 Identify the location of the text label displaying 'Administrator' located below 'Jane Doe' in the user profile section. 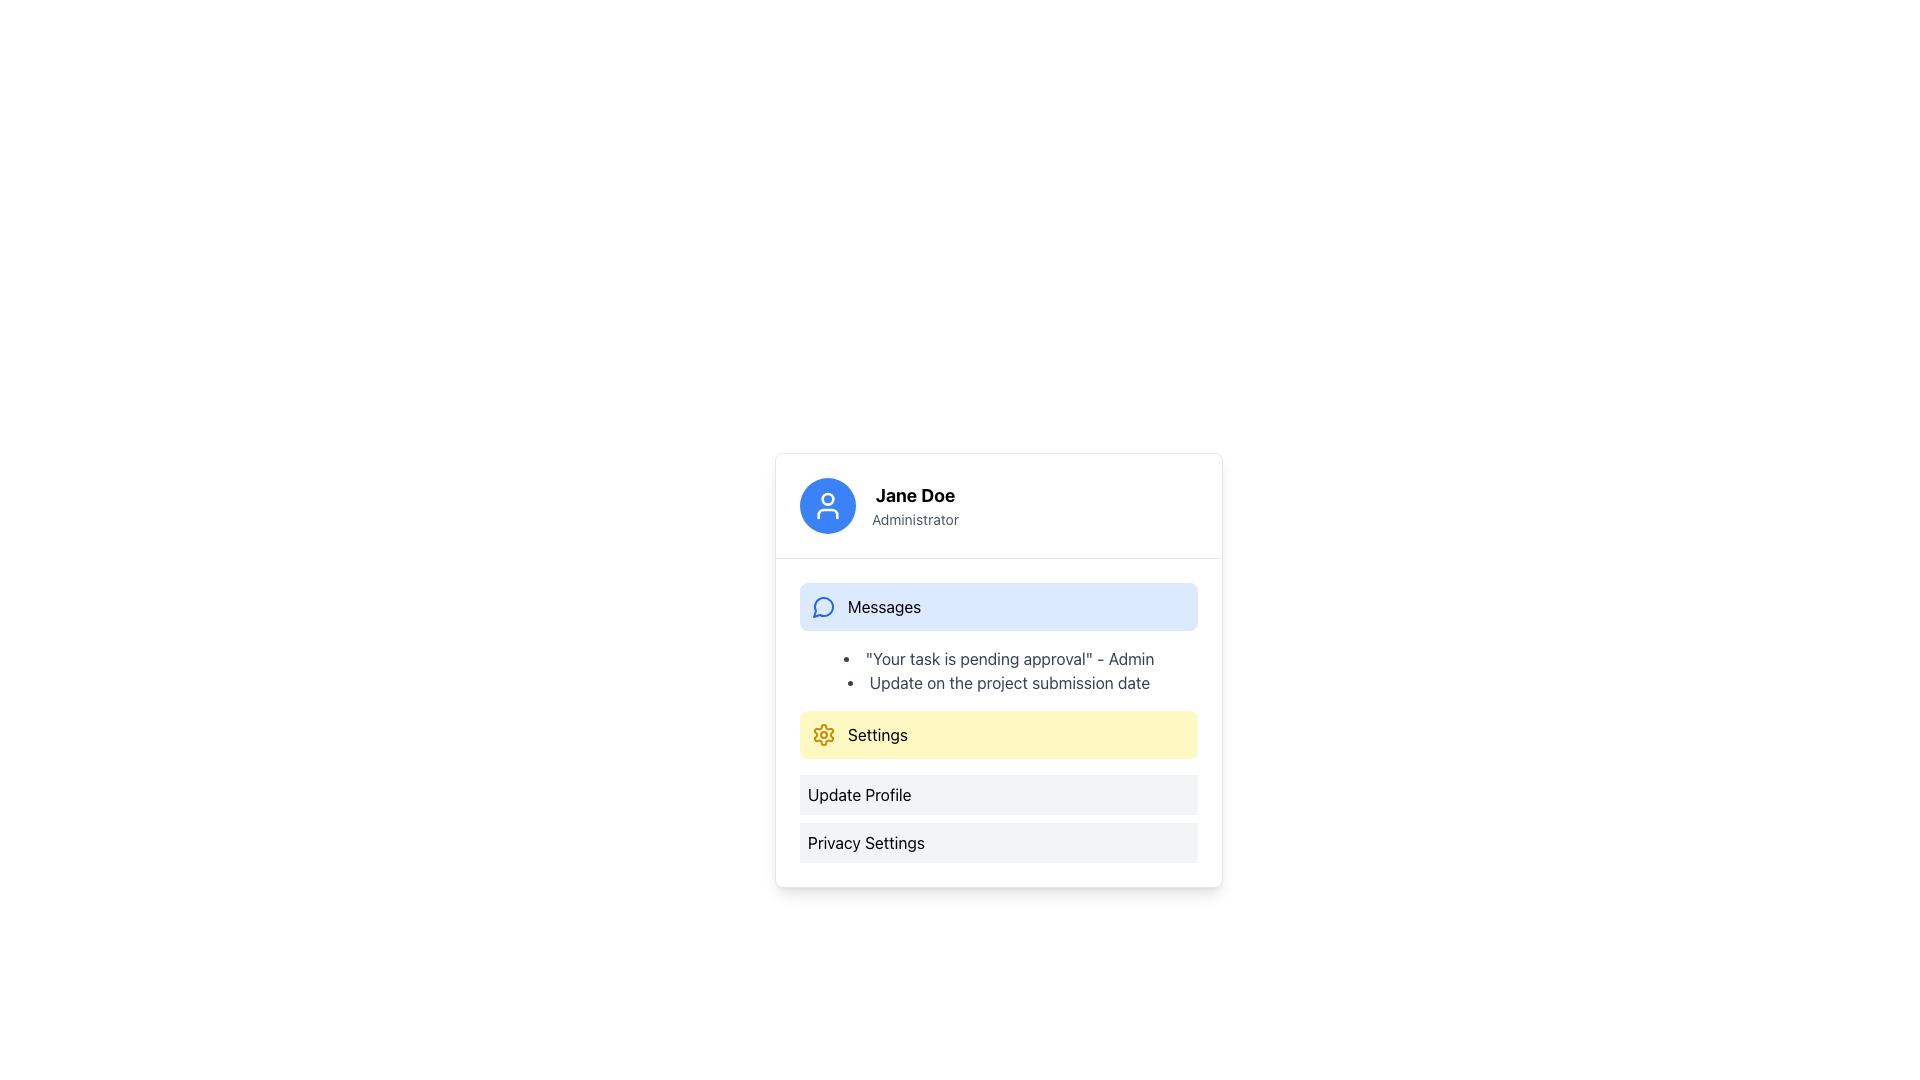
(914, 519).